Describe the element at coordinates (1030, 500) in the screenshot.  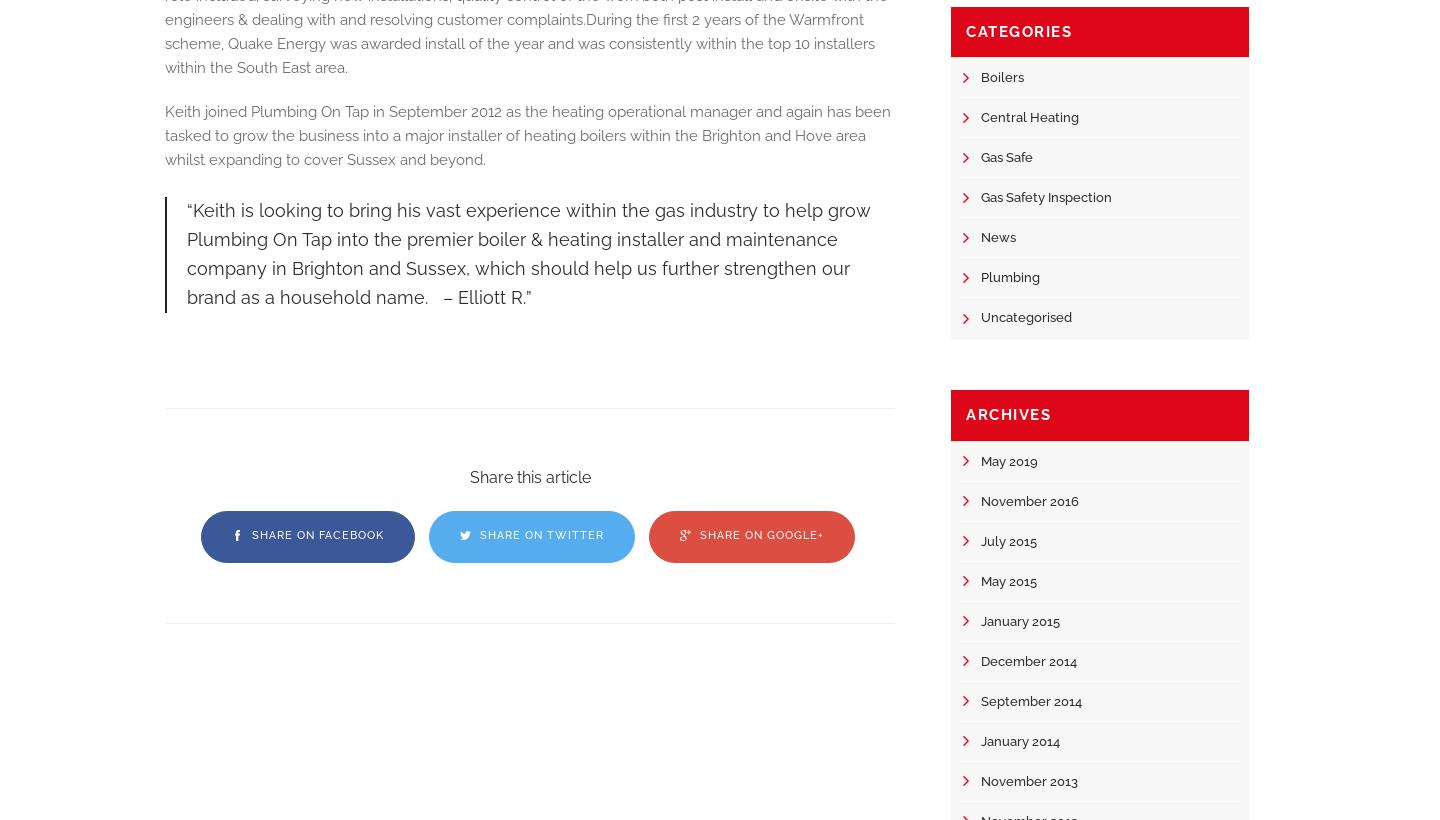
I see `'November 2016'` at that location.